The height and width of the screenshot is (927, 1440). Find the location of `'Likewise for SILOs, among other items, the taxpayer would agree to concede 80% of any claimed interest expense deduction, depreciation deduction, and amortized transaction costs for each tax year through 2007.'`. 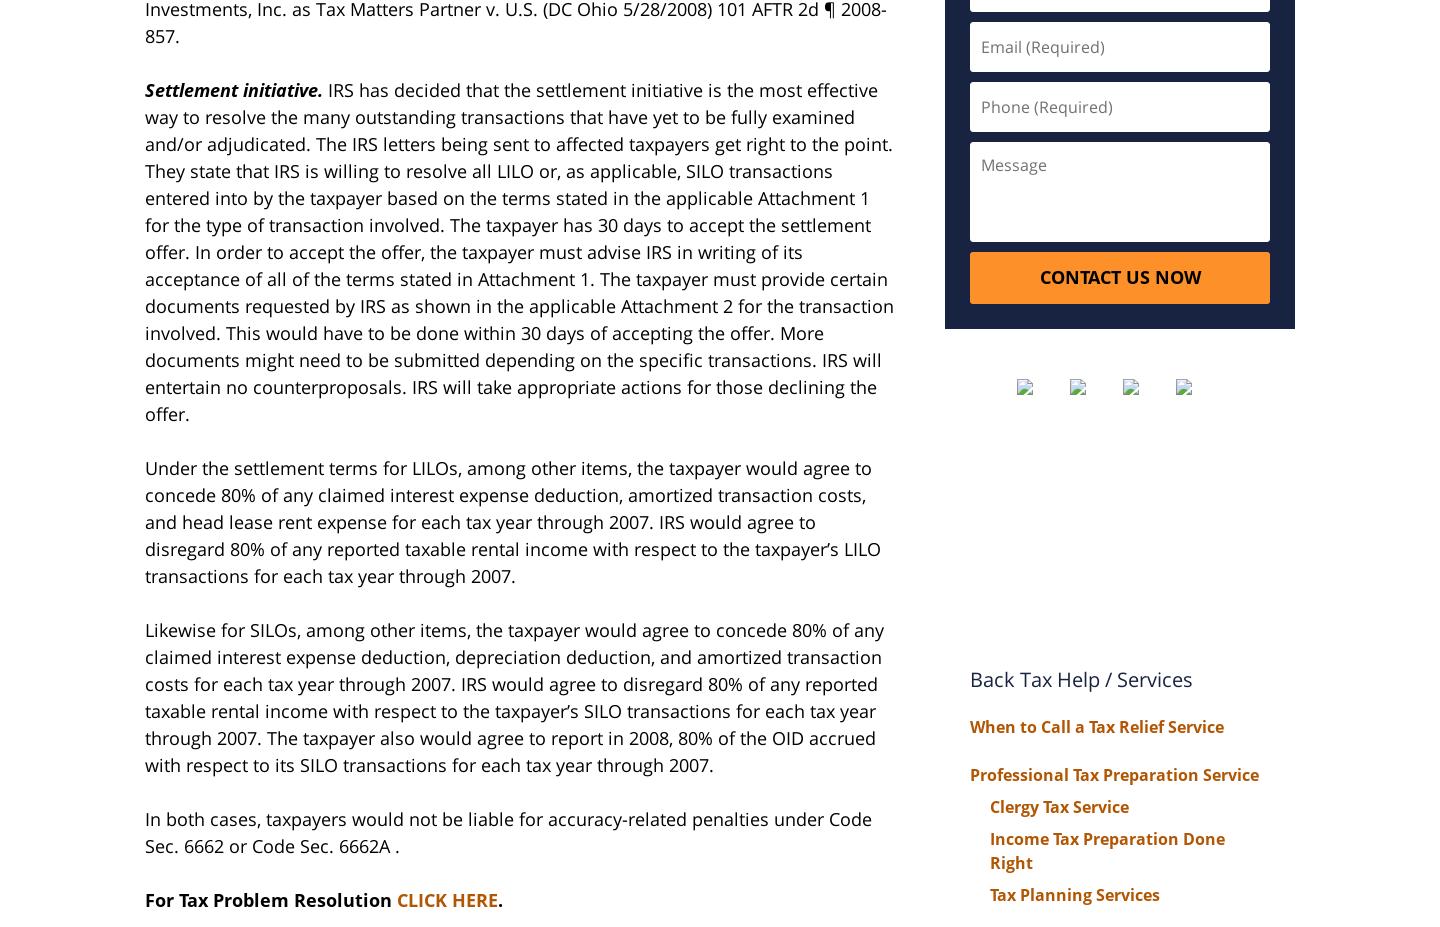

'Likewise for SILOs, among other items, the taxpayer would agree to concede 80% of any claimed interest expense deduction, depreciation deduction, and amortized transaction costs for each tax year through 2007.' is located at coordinates (513, 655).